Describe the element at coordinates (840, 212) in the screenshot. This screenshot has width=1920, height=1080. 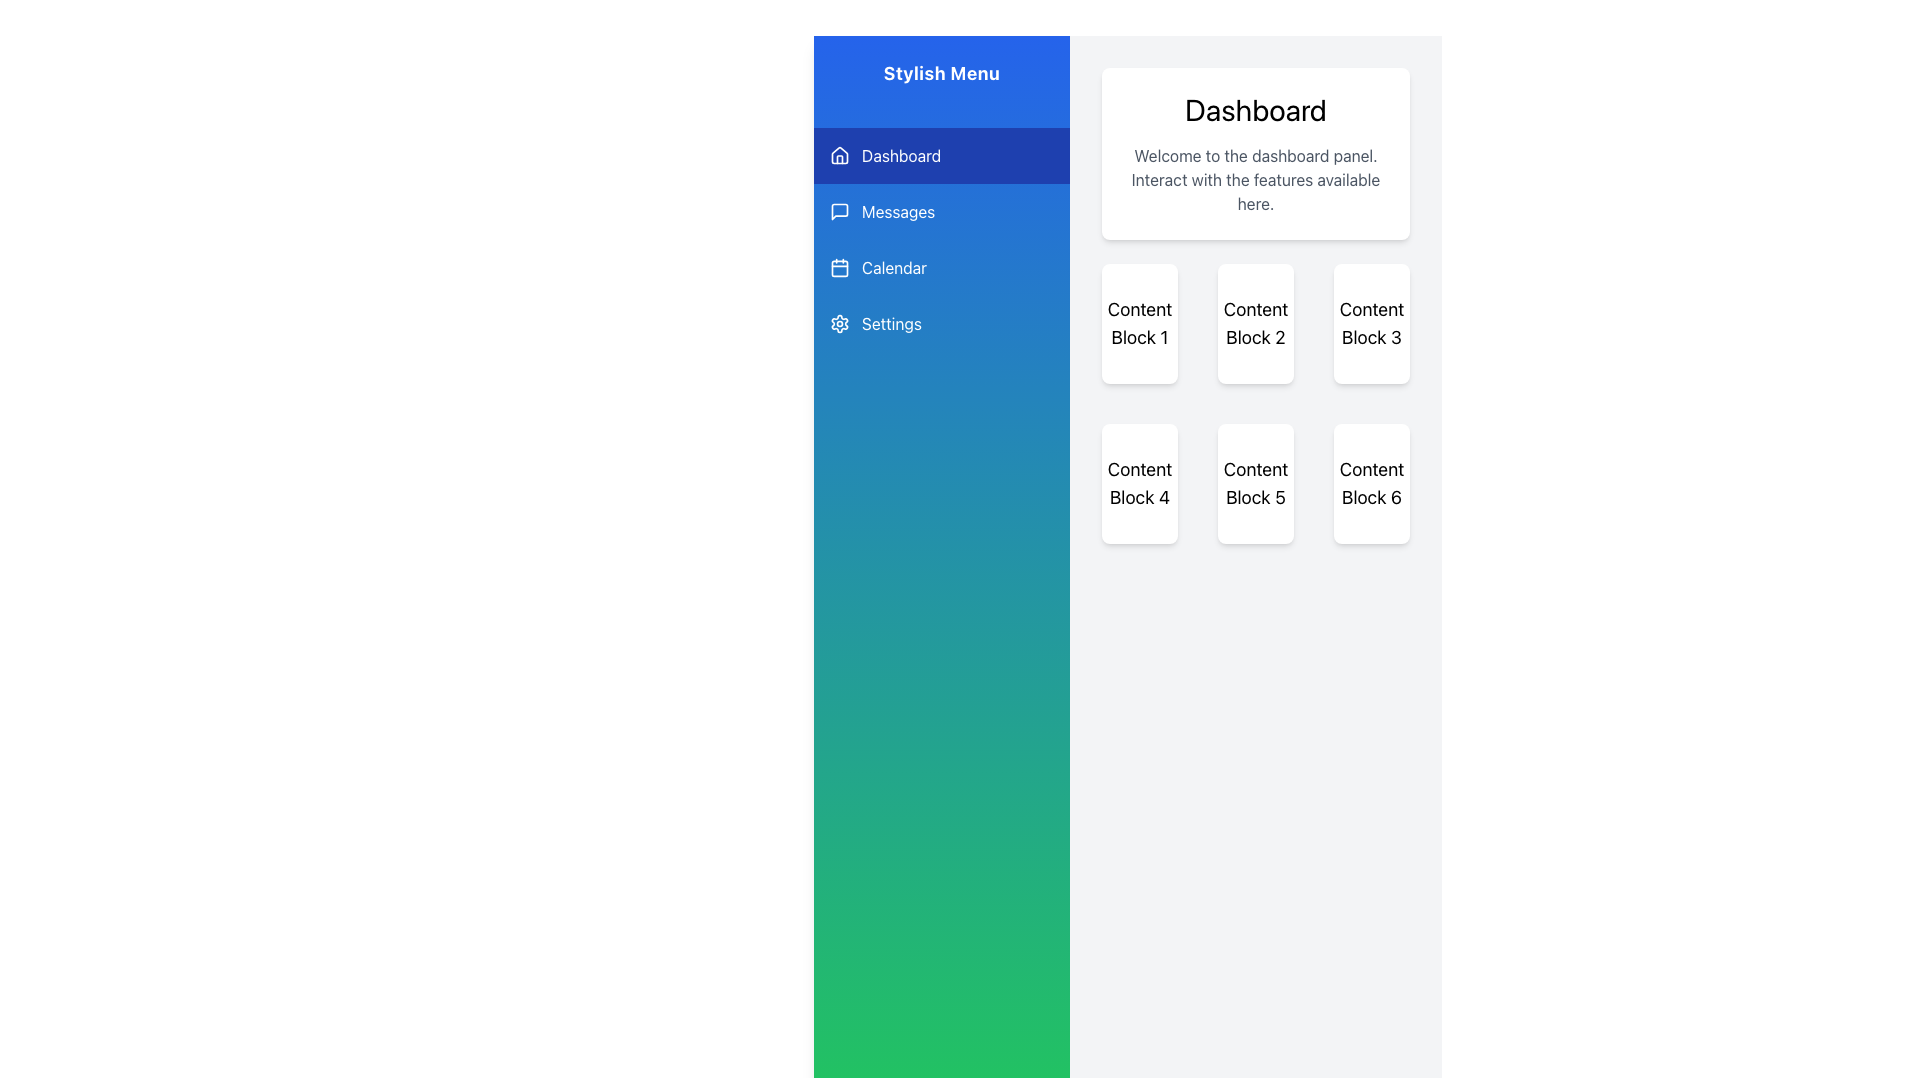
I see `the speech bubble icon located in the 'Messages' menu on the sidebar to interact with or select the Messages menu` at that location.